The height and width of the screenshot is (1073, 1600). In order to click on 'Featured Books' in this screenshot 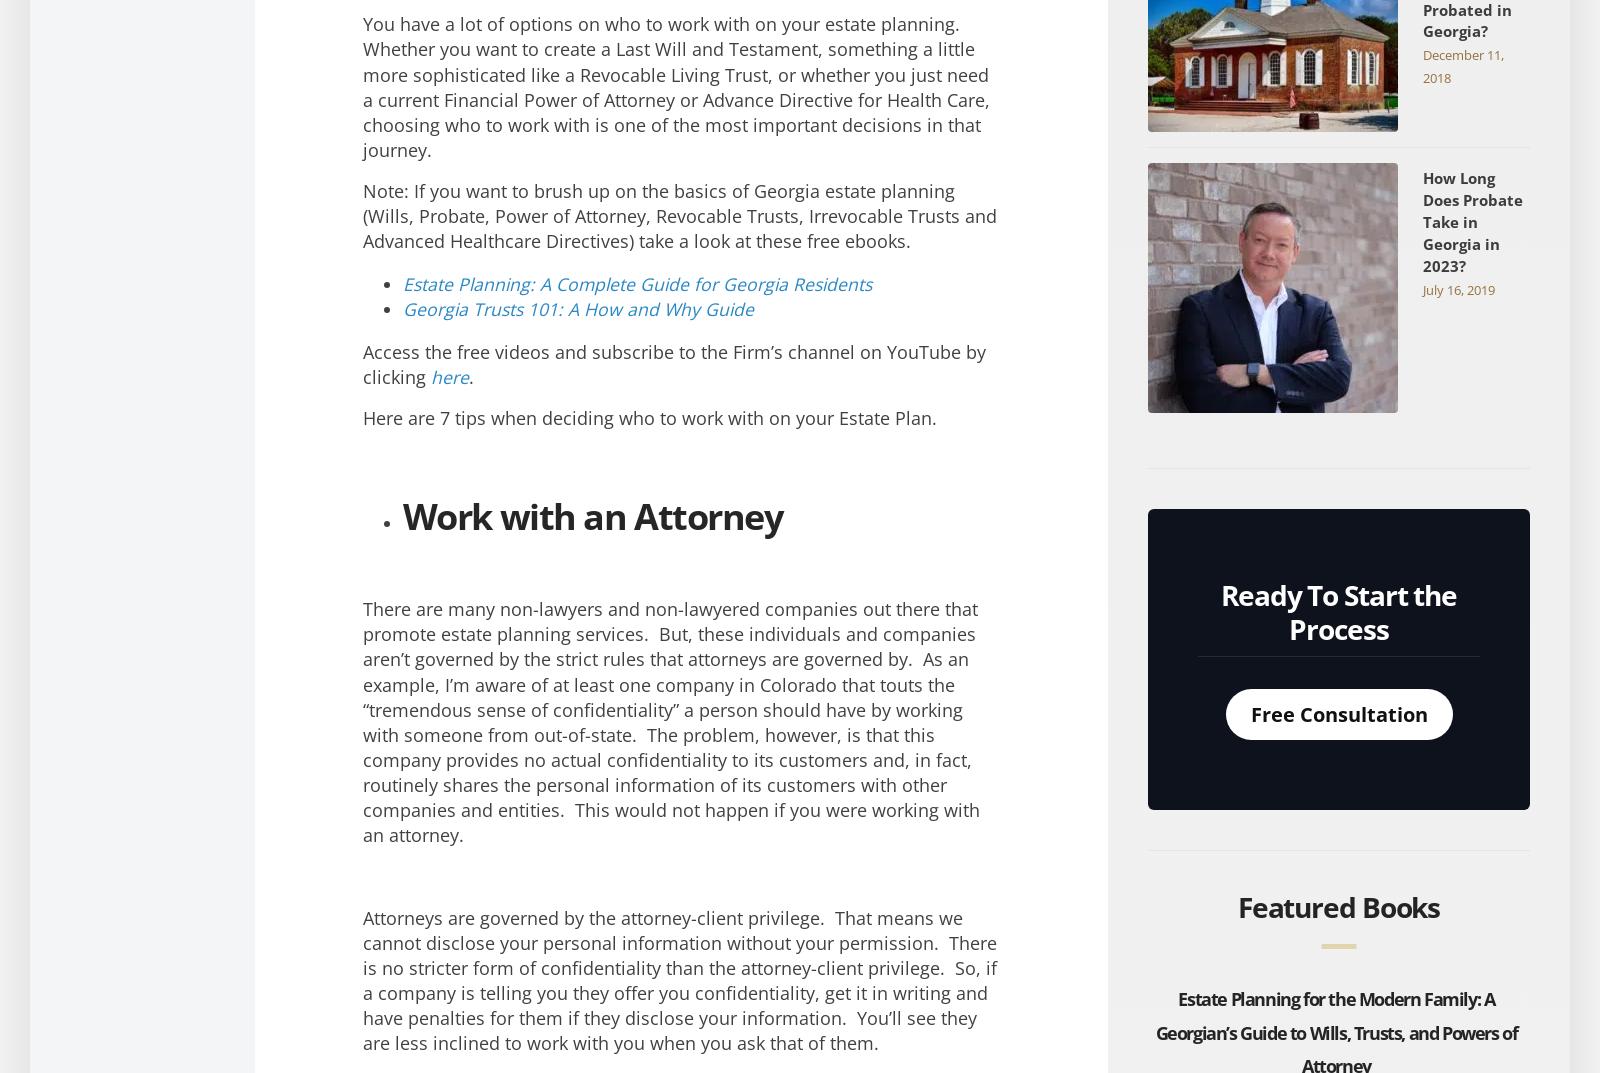, I will do `click(1337, 907)`.